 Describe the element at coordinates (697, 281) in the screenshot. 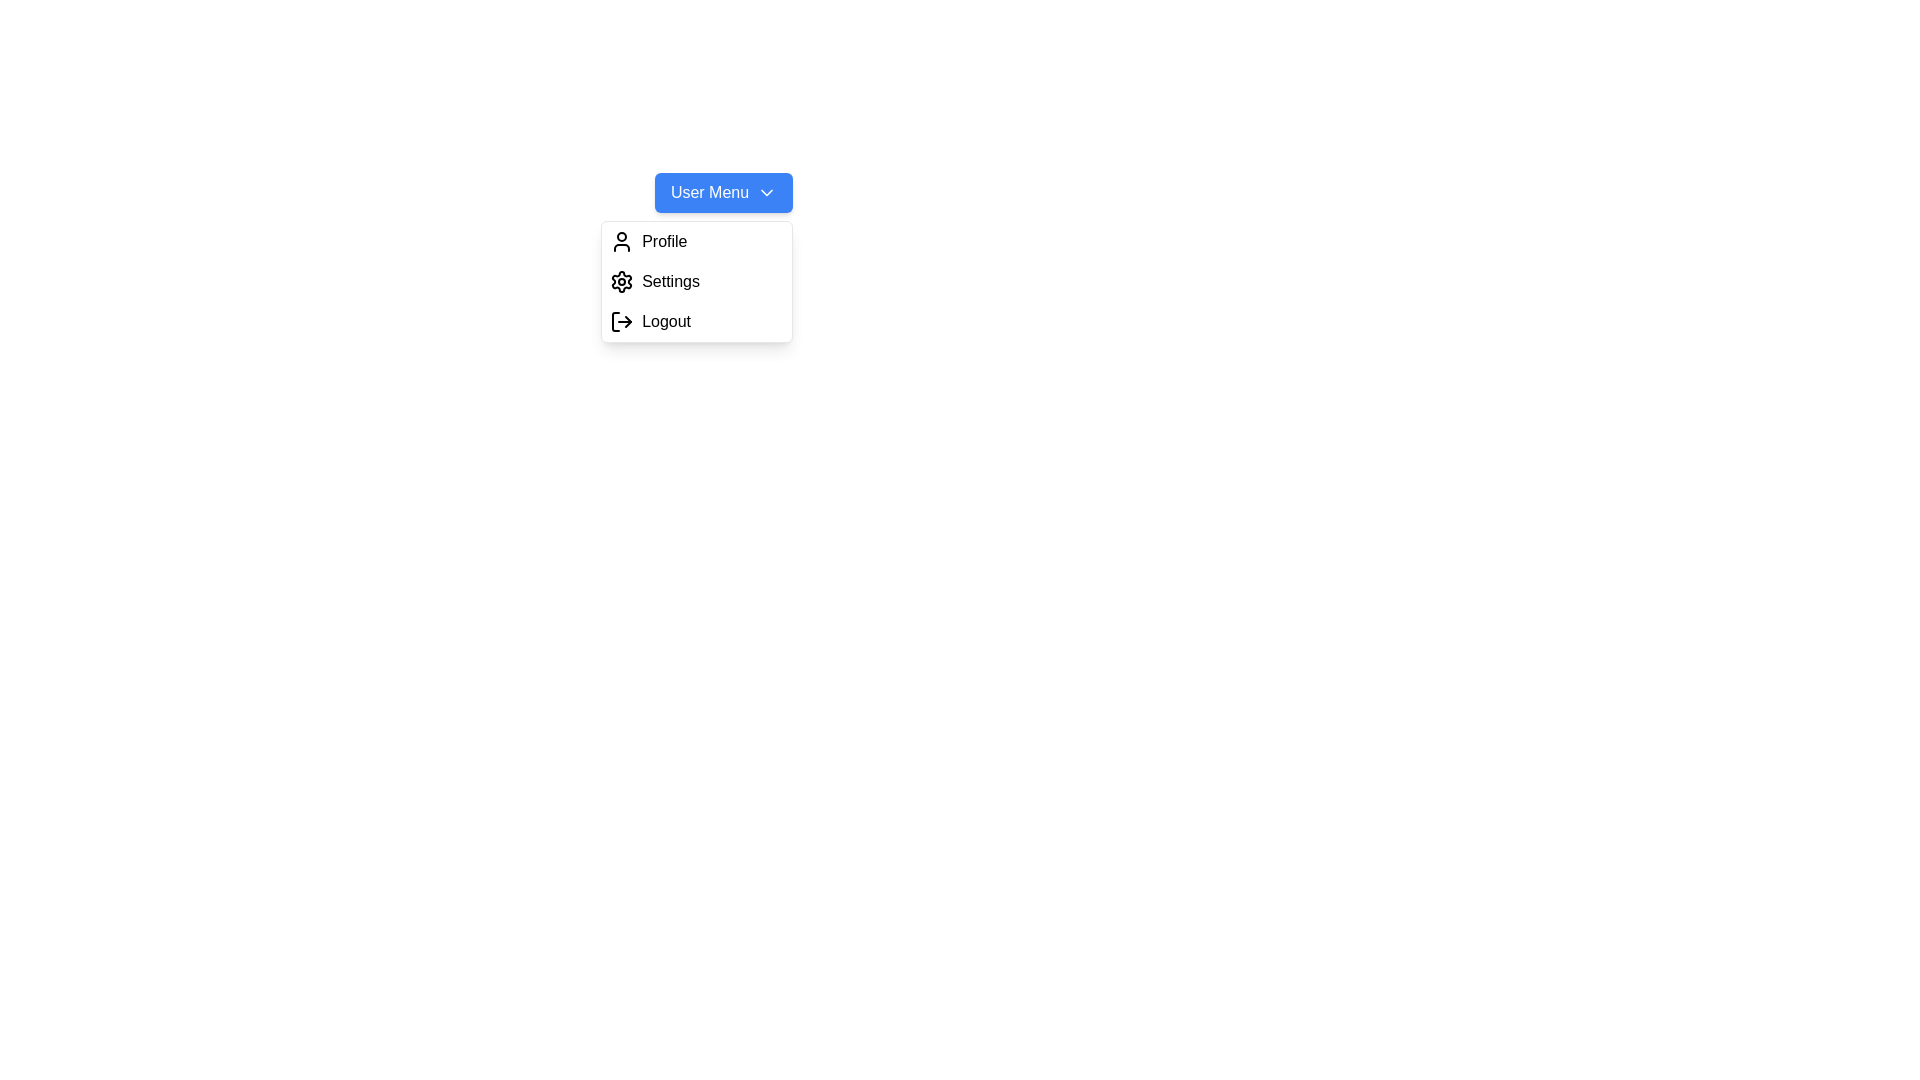

I see `the second menu item in the dropdown menu that allows access to settings-related functionalities, located below the 'Profile' item and above 'Logout'` at that location.